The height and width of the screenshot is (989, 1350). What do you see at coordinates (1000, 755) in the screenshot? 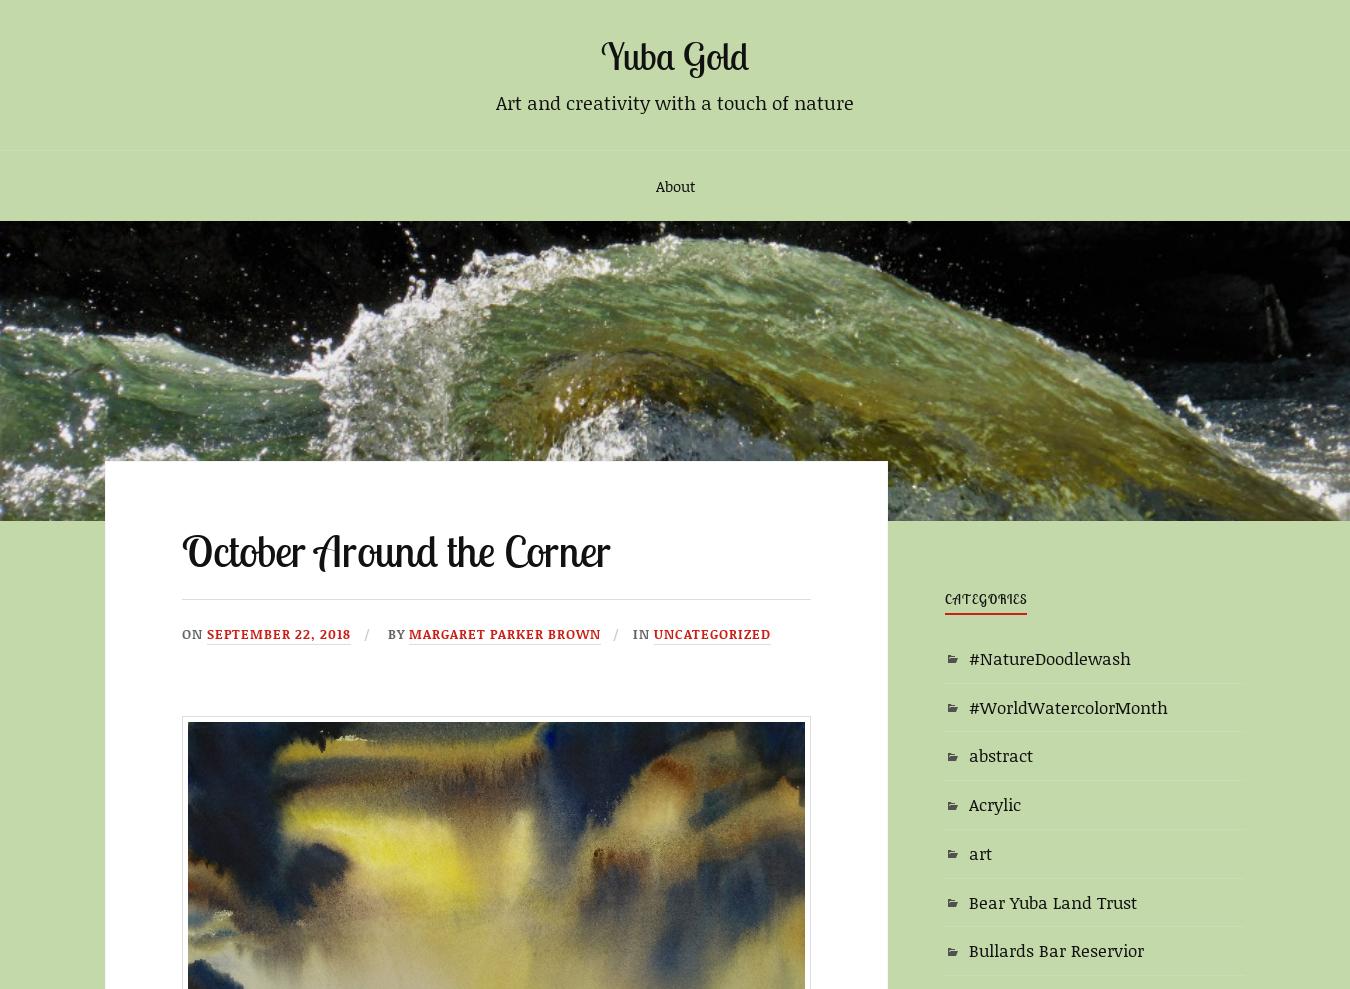
I see `'abstract'` at bounding box center [1000, 755].